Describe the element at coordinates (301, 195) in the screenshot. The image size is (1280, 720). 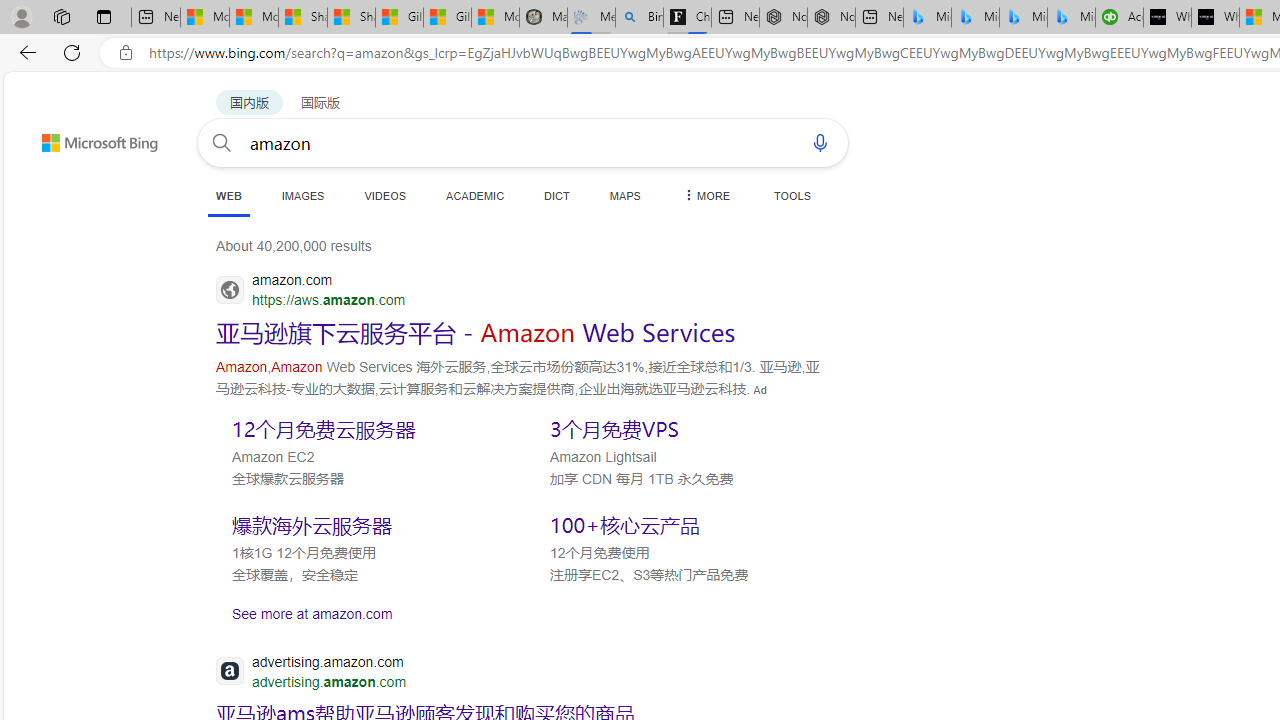
I see `'IMAGES'` at that location.